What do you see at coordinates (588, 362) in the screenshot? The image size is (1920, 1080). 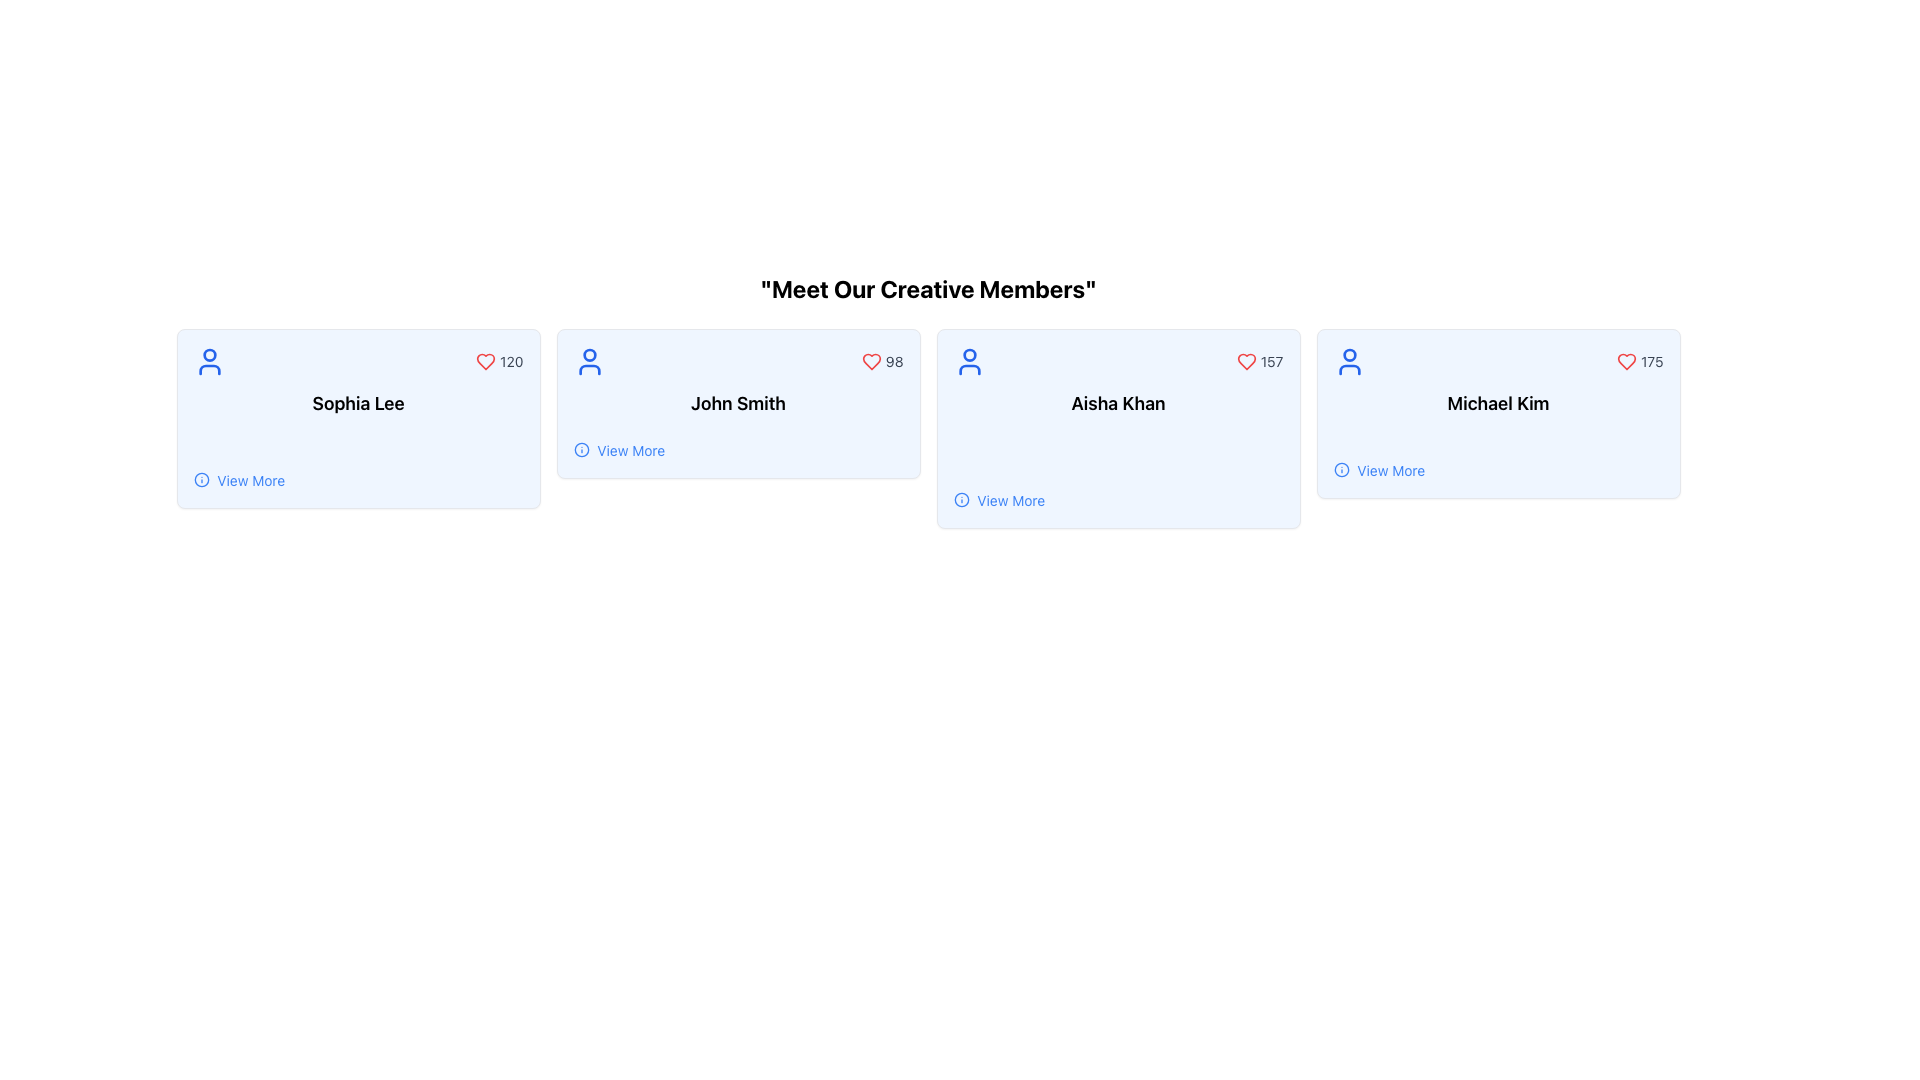 I see `the user icon representing 'John Smith', which is a blue outline of a person located in the top-left corner of his card` at bounding box center [588, 362].